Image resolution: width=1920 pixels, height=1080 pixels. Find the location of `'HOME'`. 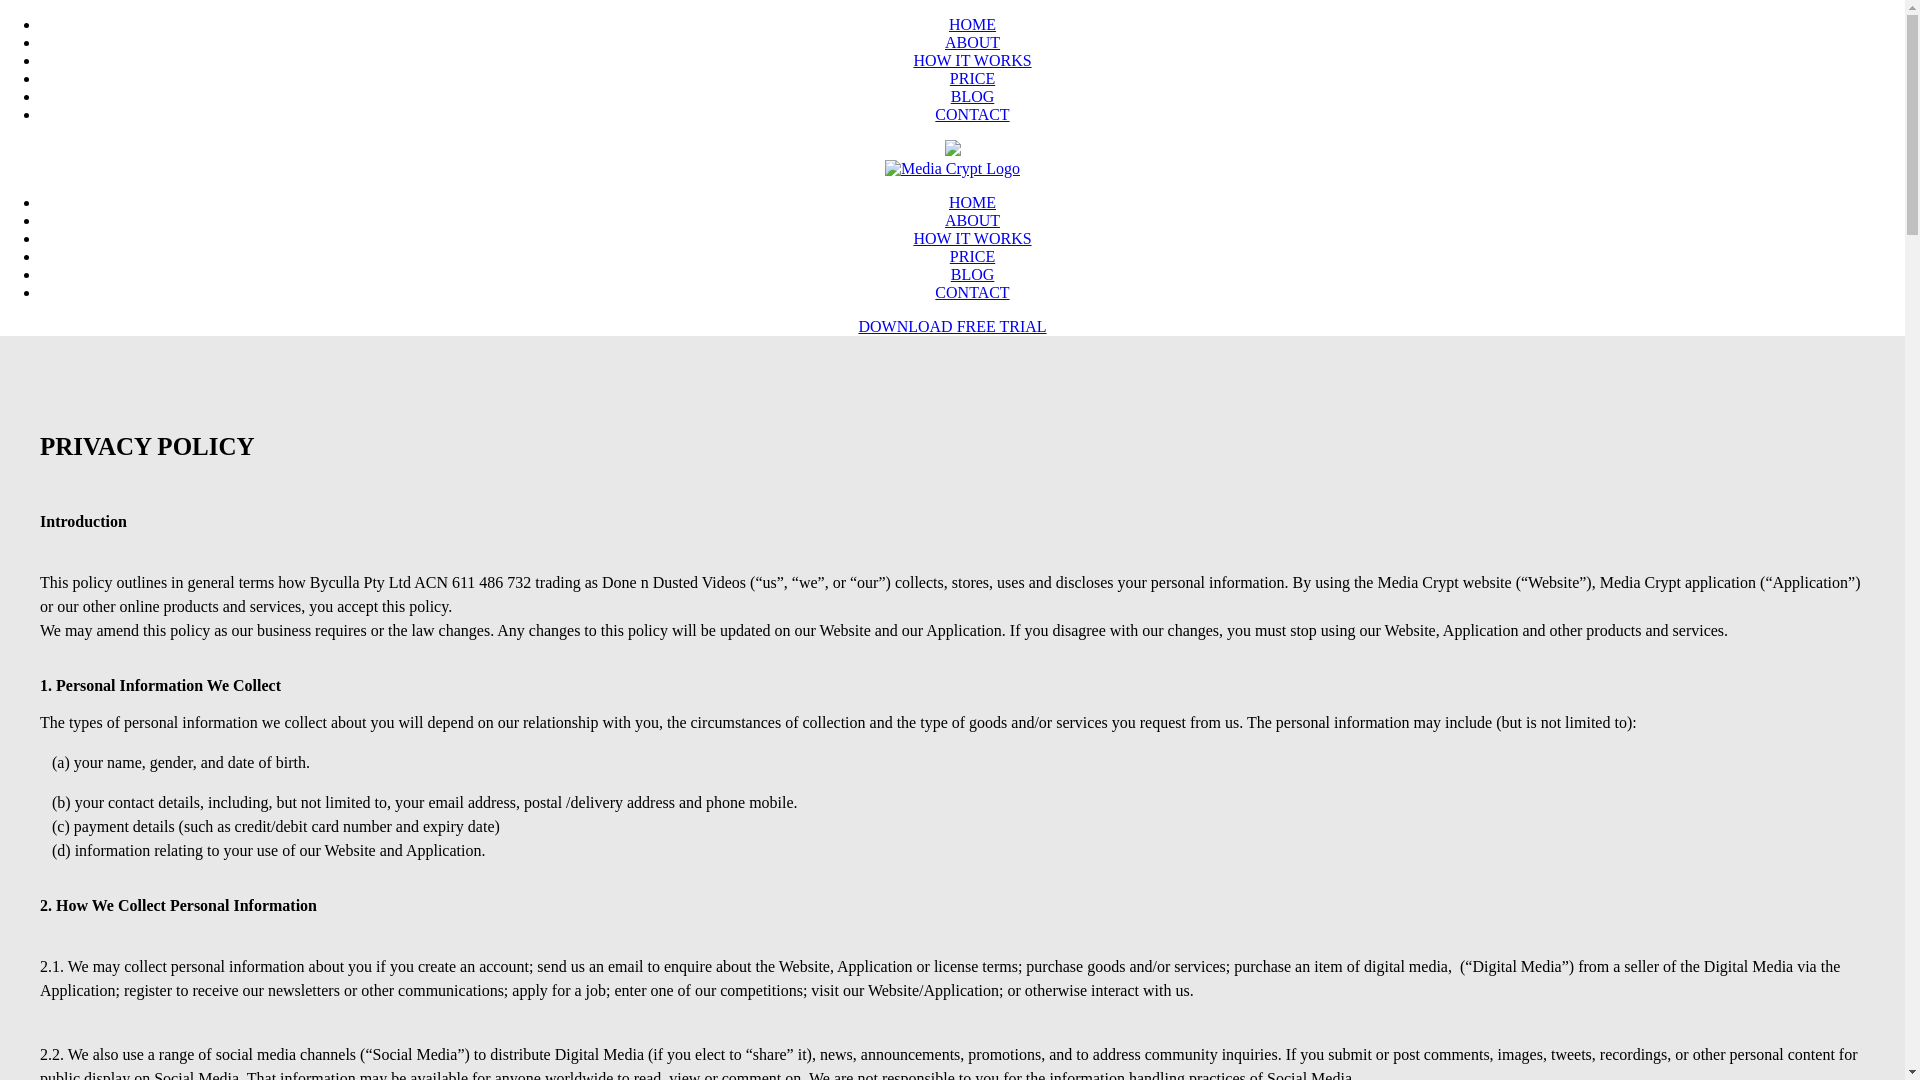

'HOME' is located at coordinates (948, 202).